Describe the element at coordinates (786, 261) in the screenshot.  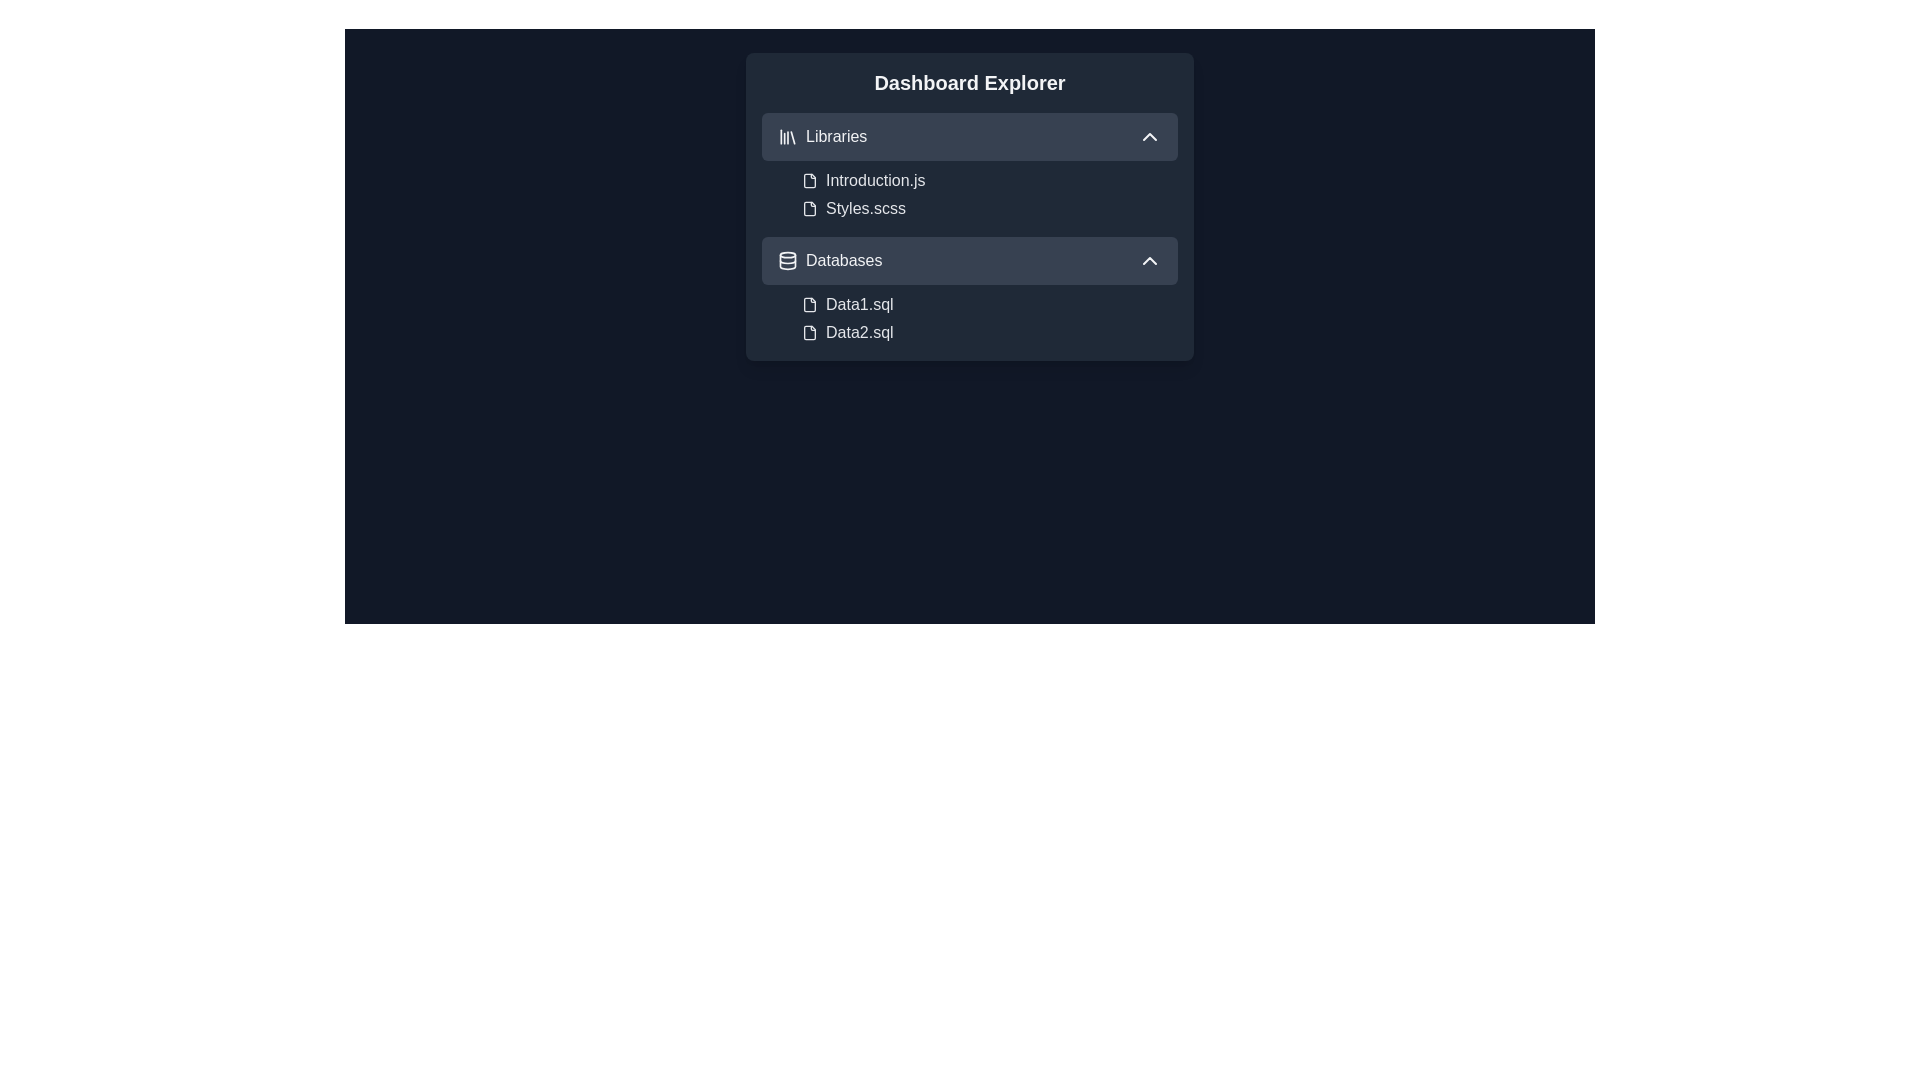
I see `the decorative graphic that resembles a horizontal line segment within the database icon located near the 'Databases' label in the second expandable section of the sidebar UI` at that location.